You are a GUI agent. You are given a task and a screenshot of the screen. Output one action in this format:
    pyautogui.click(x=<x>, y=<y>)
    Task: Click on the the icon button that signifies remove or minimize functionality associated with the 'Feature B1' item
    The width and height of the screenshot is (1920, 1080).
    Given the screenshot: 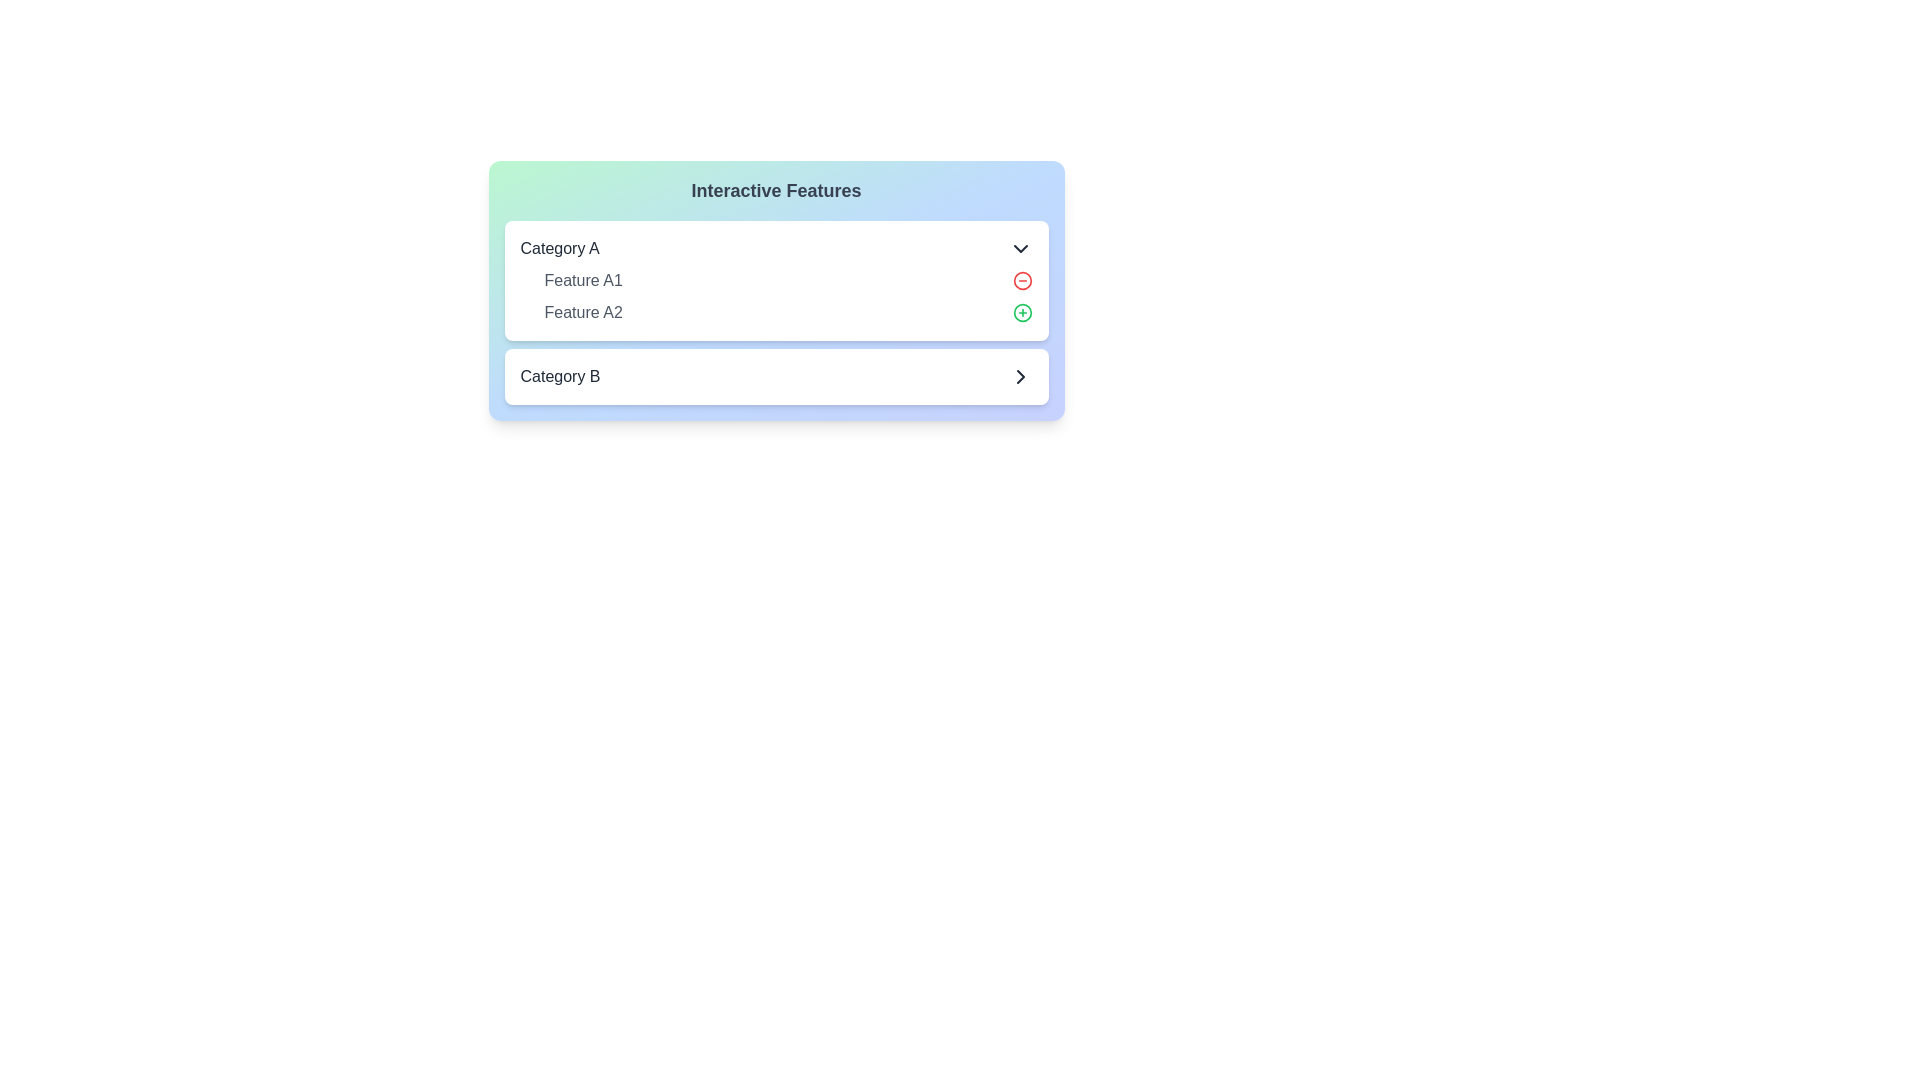 What is the action you would take?
    pyautogui.click(x=1022, y=407)
    